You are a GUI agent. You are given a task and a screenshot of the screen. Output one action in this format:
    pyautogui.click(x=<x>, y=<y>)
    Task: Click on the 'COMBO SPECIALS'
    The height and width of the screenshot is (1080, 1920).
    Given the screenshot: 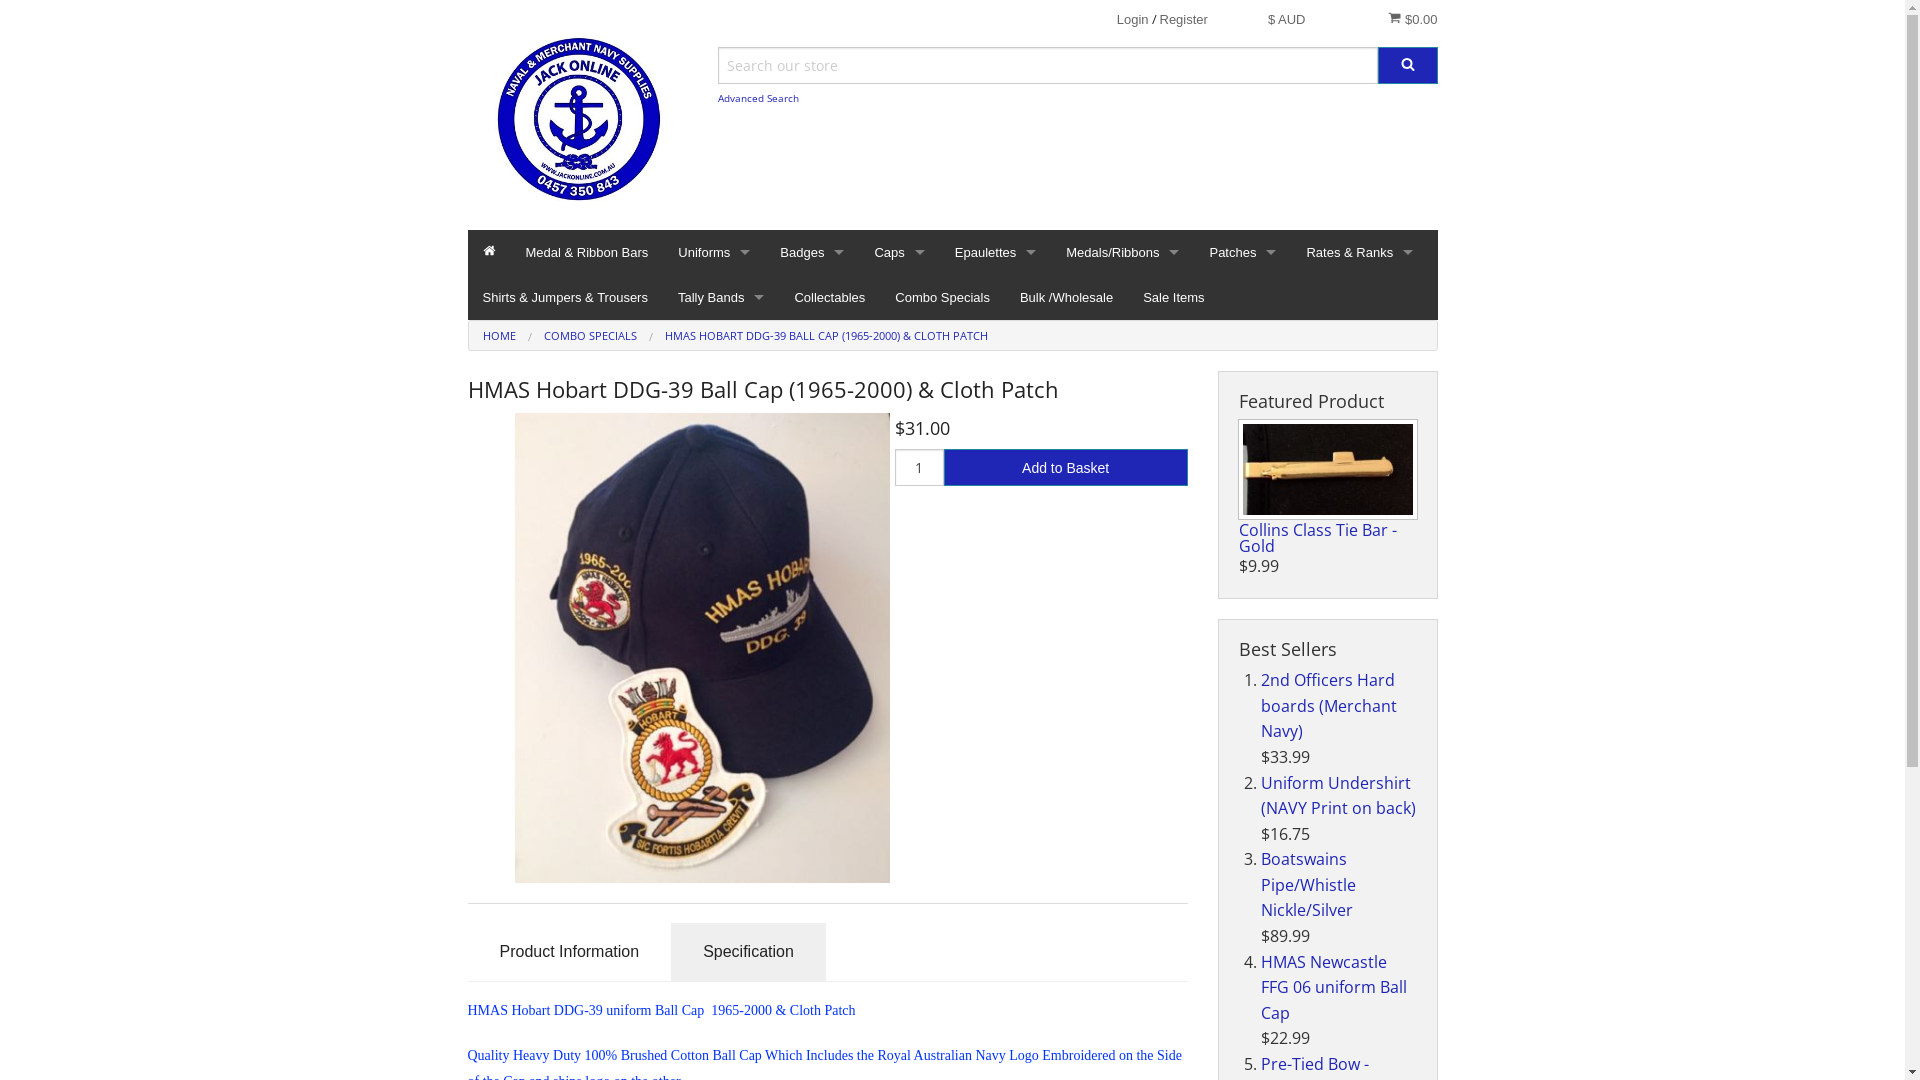 What is the action you would take?
    pyautogui.click(x=589, y=334)
    